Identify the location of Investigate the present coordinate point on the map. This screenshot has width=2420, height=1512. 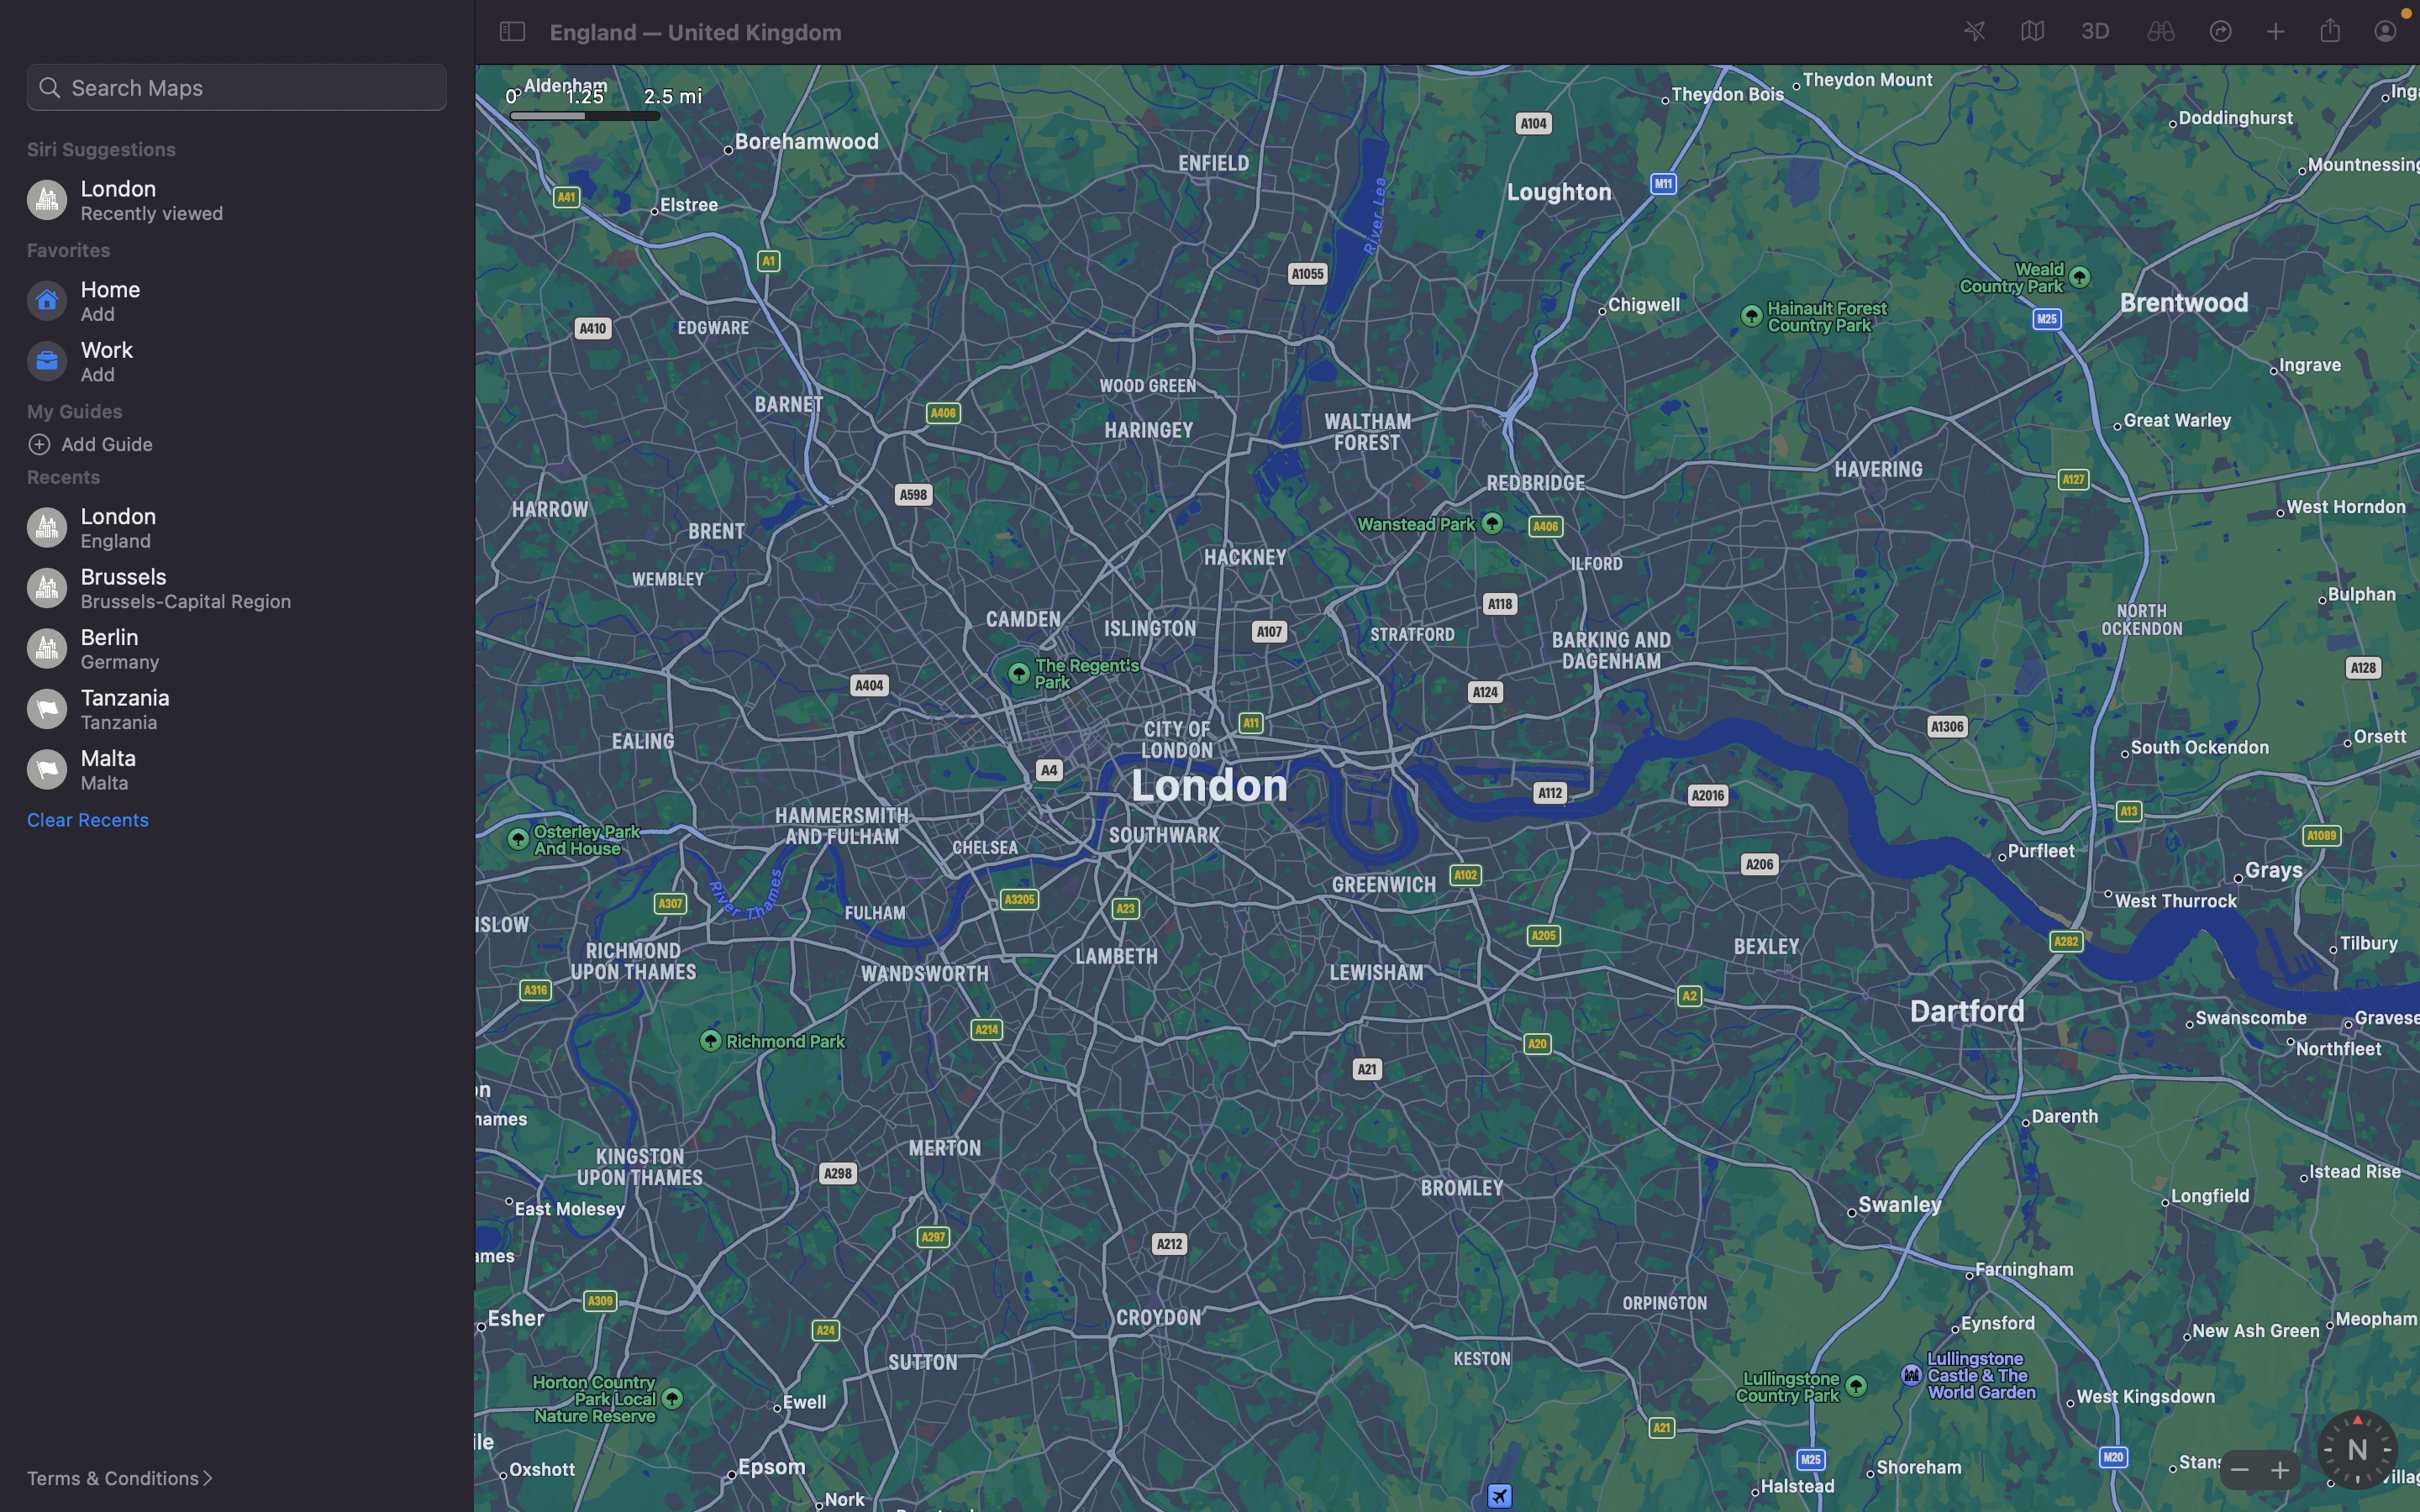
(2160, 32).